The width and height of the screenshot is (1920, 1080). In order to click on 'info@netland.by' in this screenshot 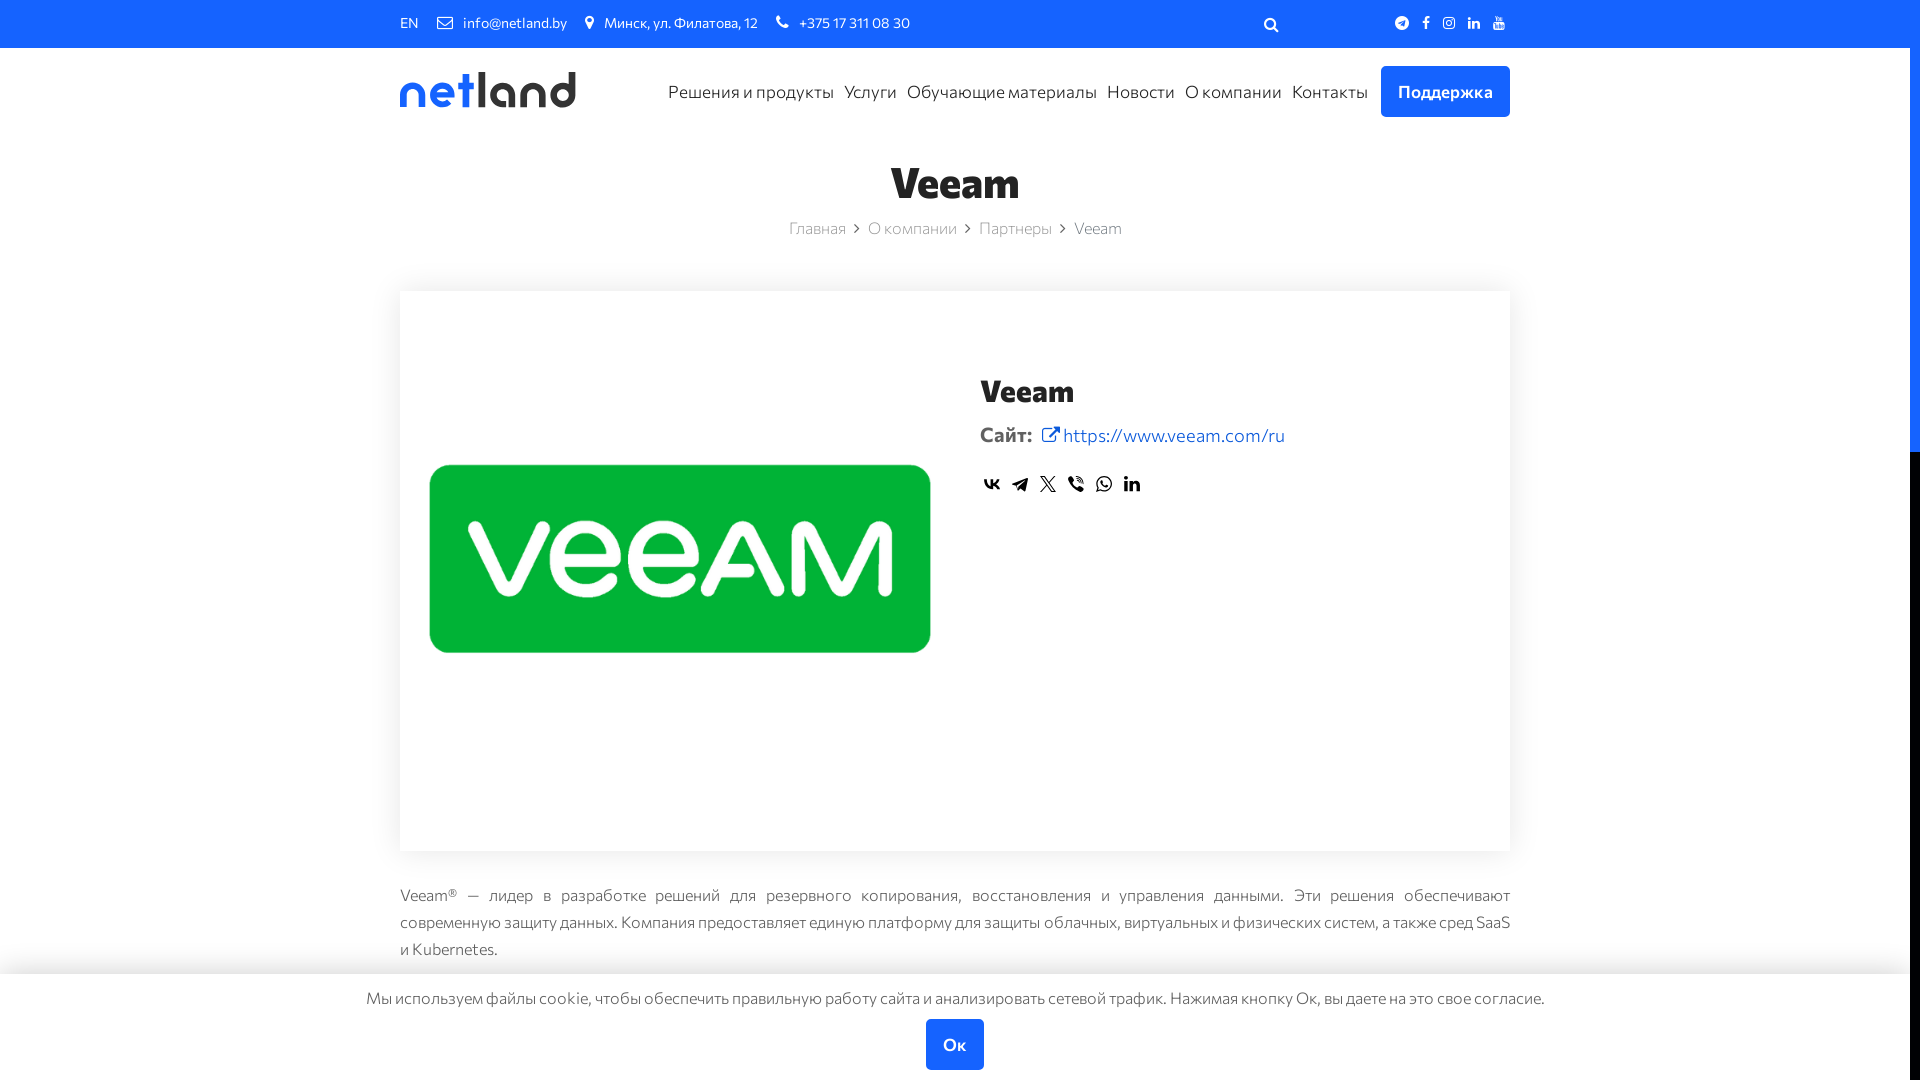, I will do `click(435, 22)`.